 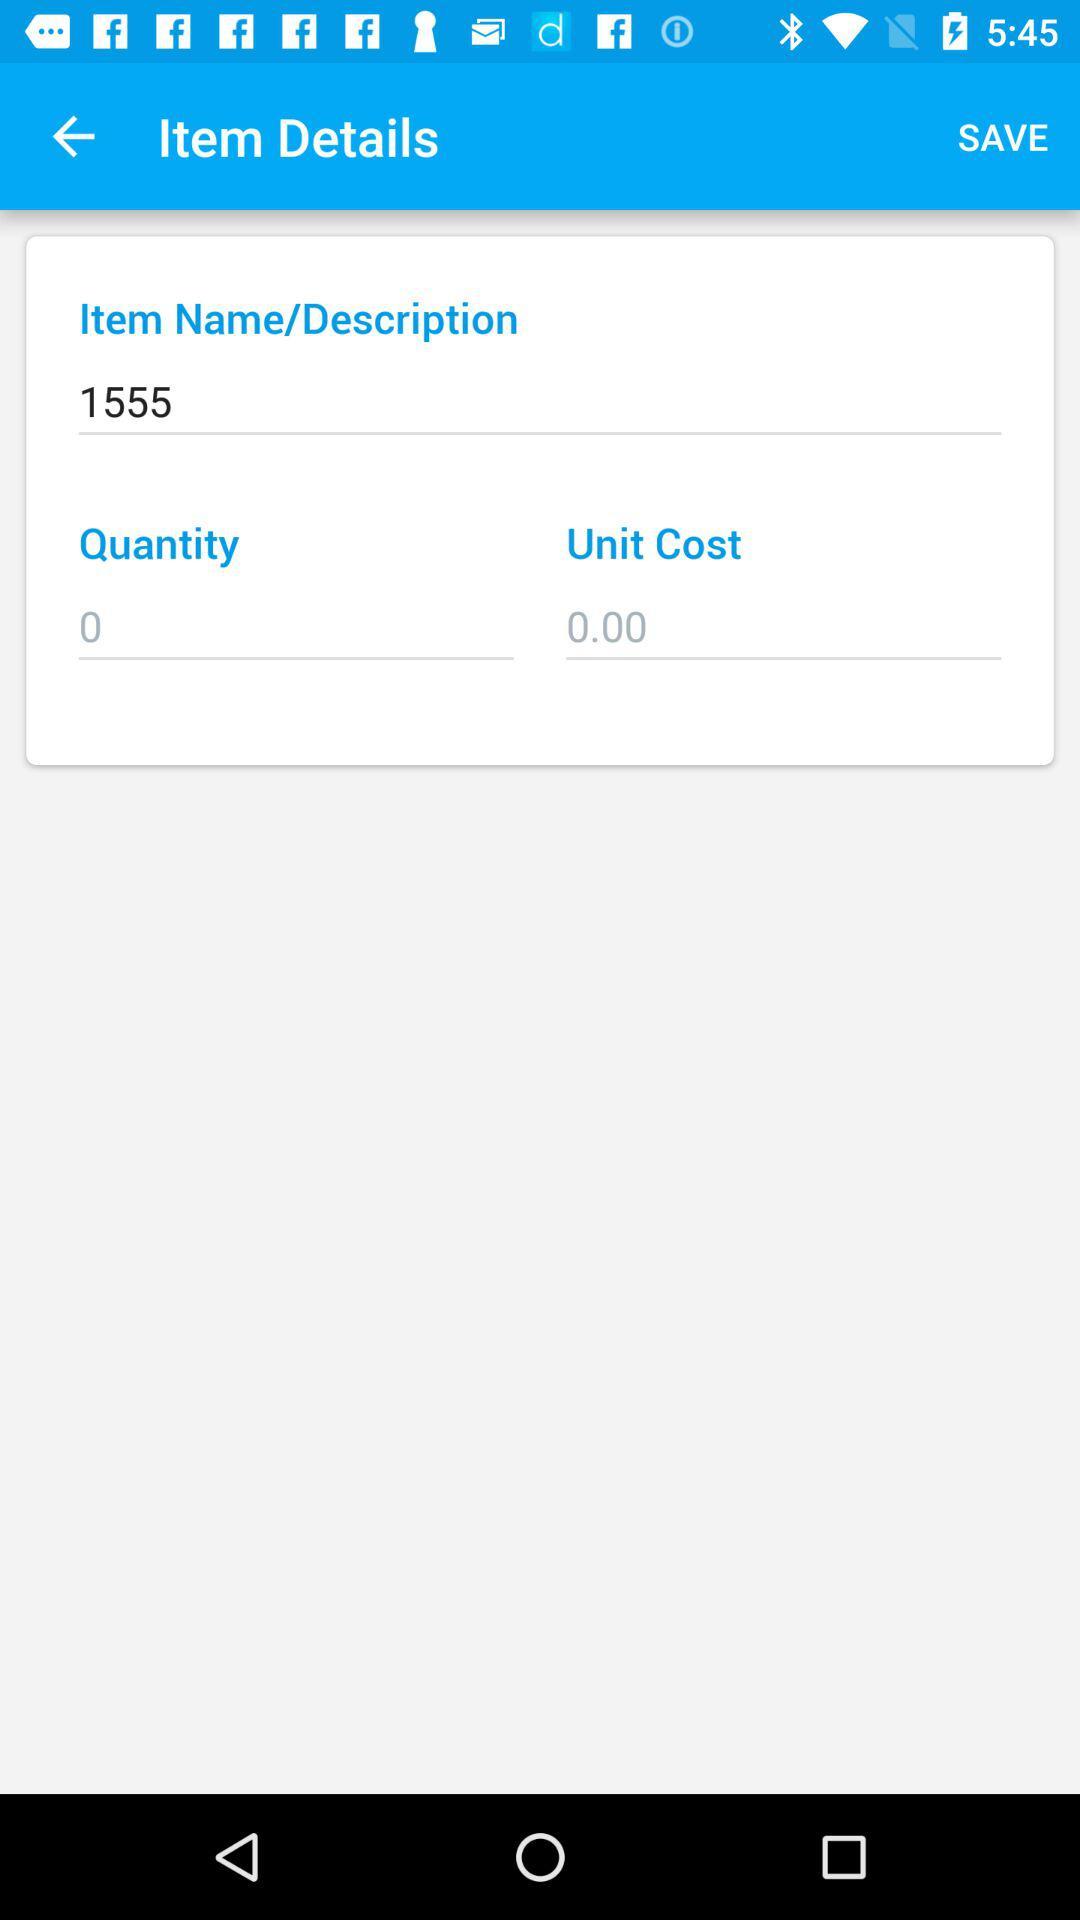 I want to click on 1555 icon, so click(x=540, y=387).